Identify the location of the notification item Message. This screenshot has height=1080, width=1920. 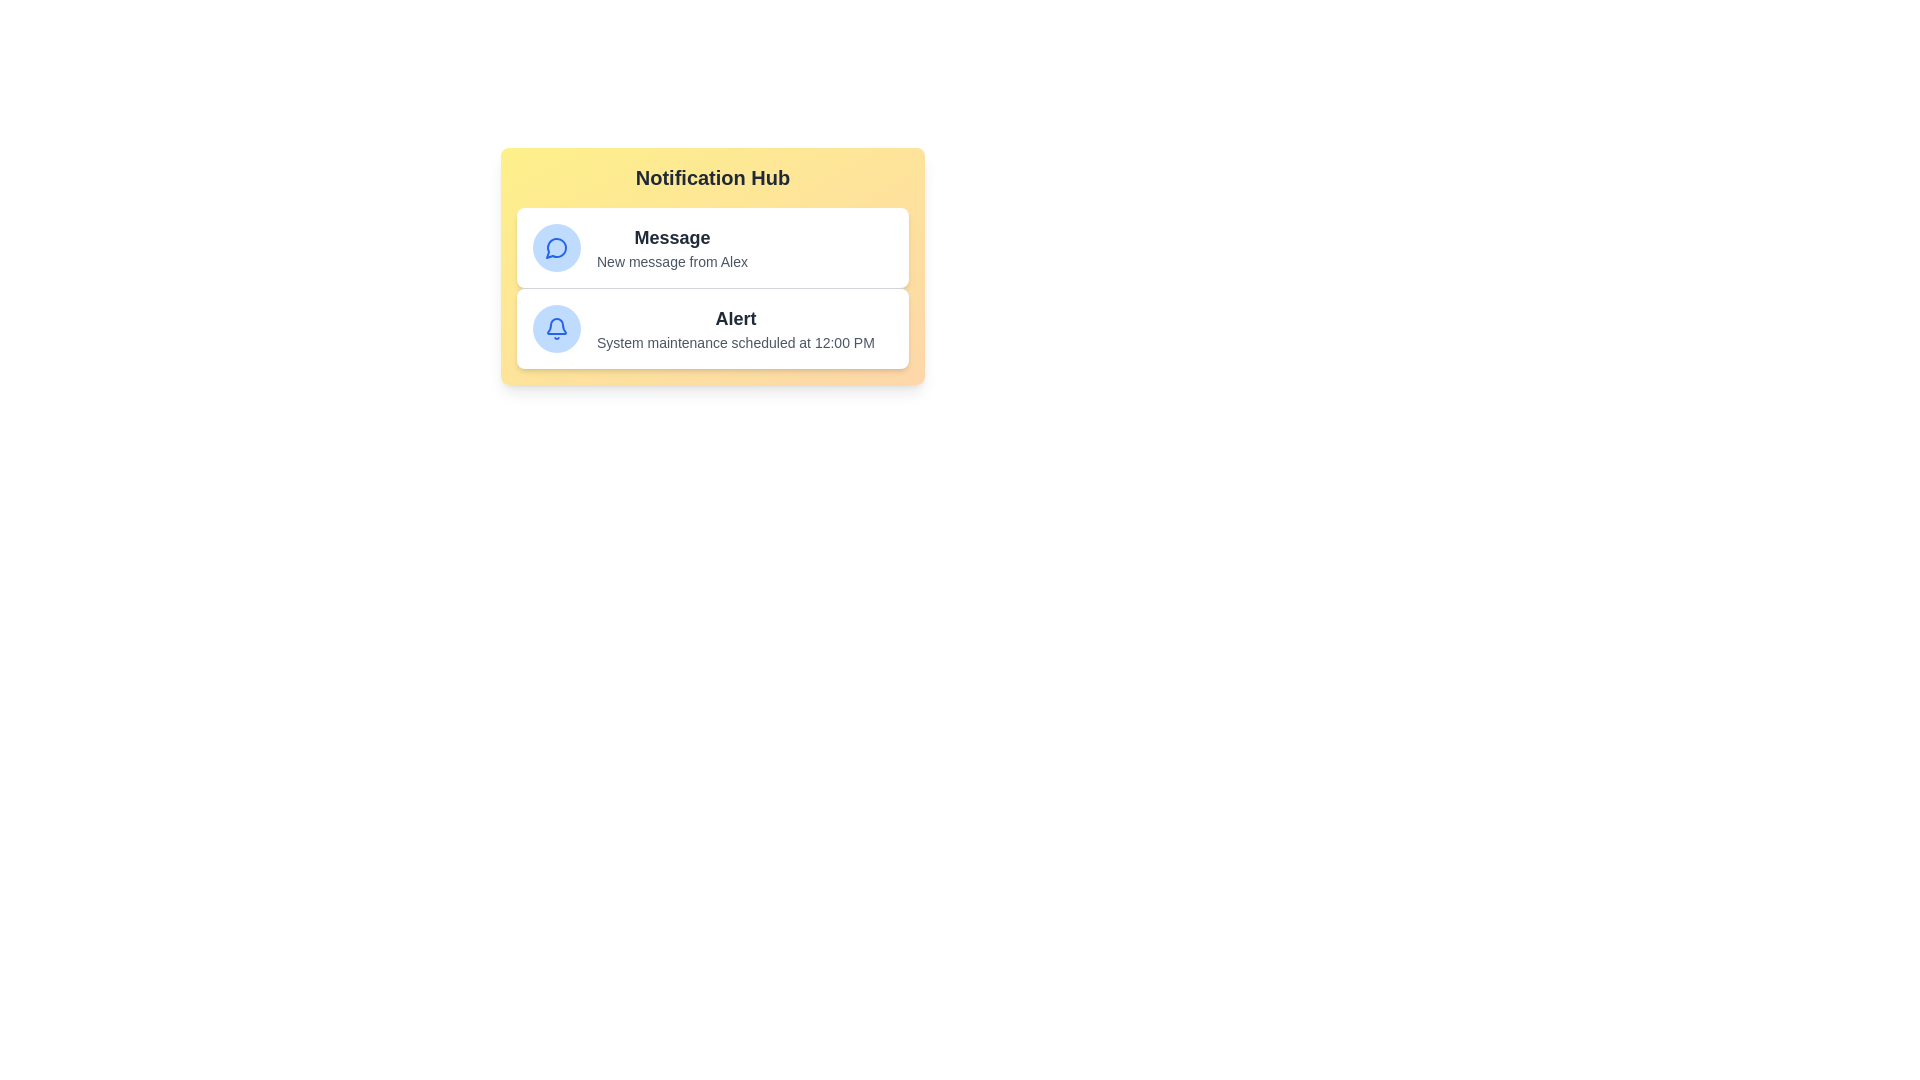
(713, 246).